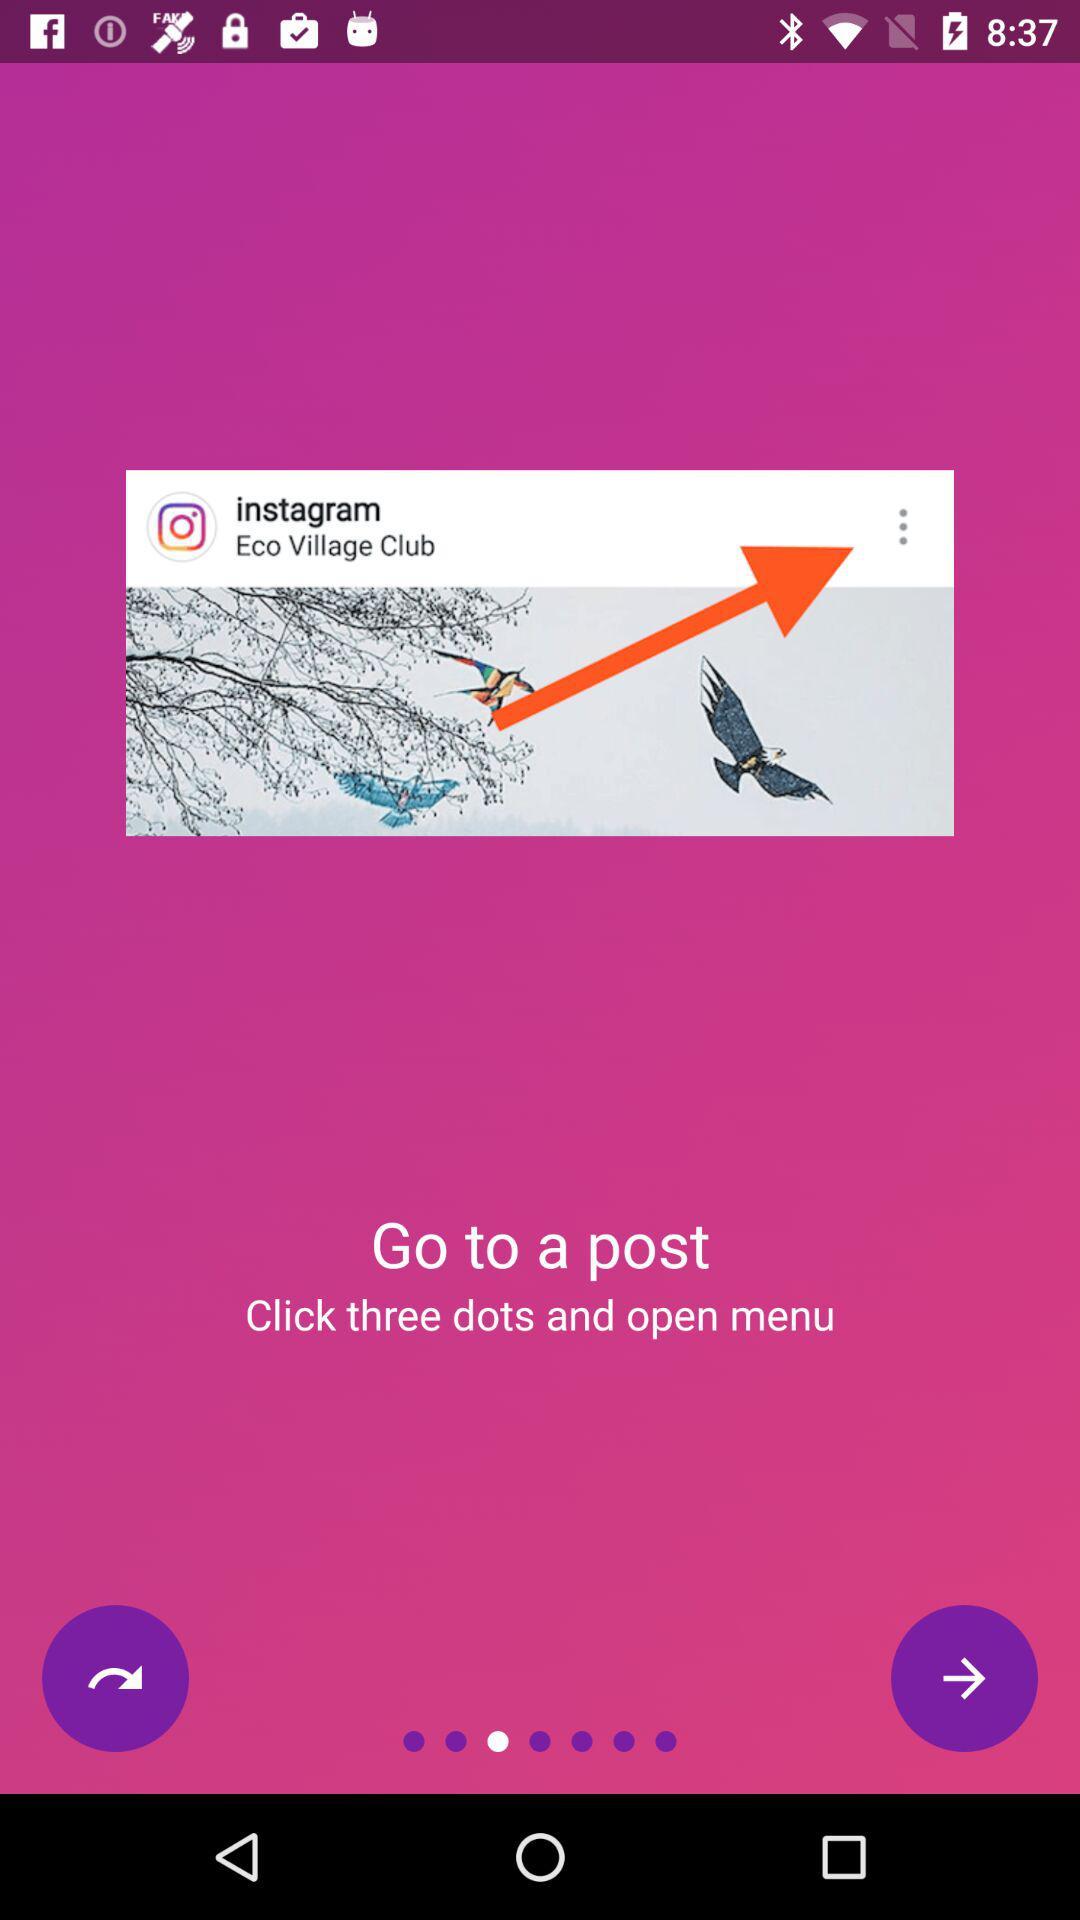 The height and width of the screenshot is (1920, 1080). Describe the element at coordinates (115, 1678) in the screenshot. I see `the item at the bottom left corner` at that location.